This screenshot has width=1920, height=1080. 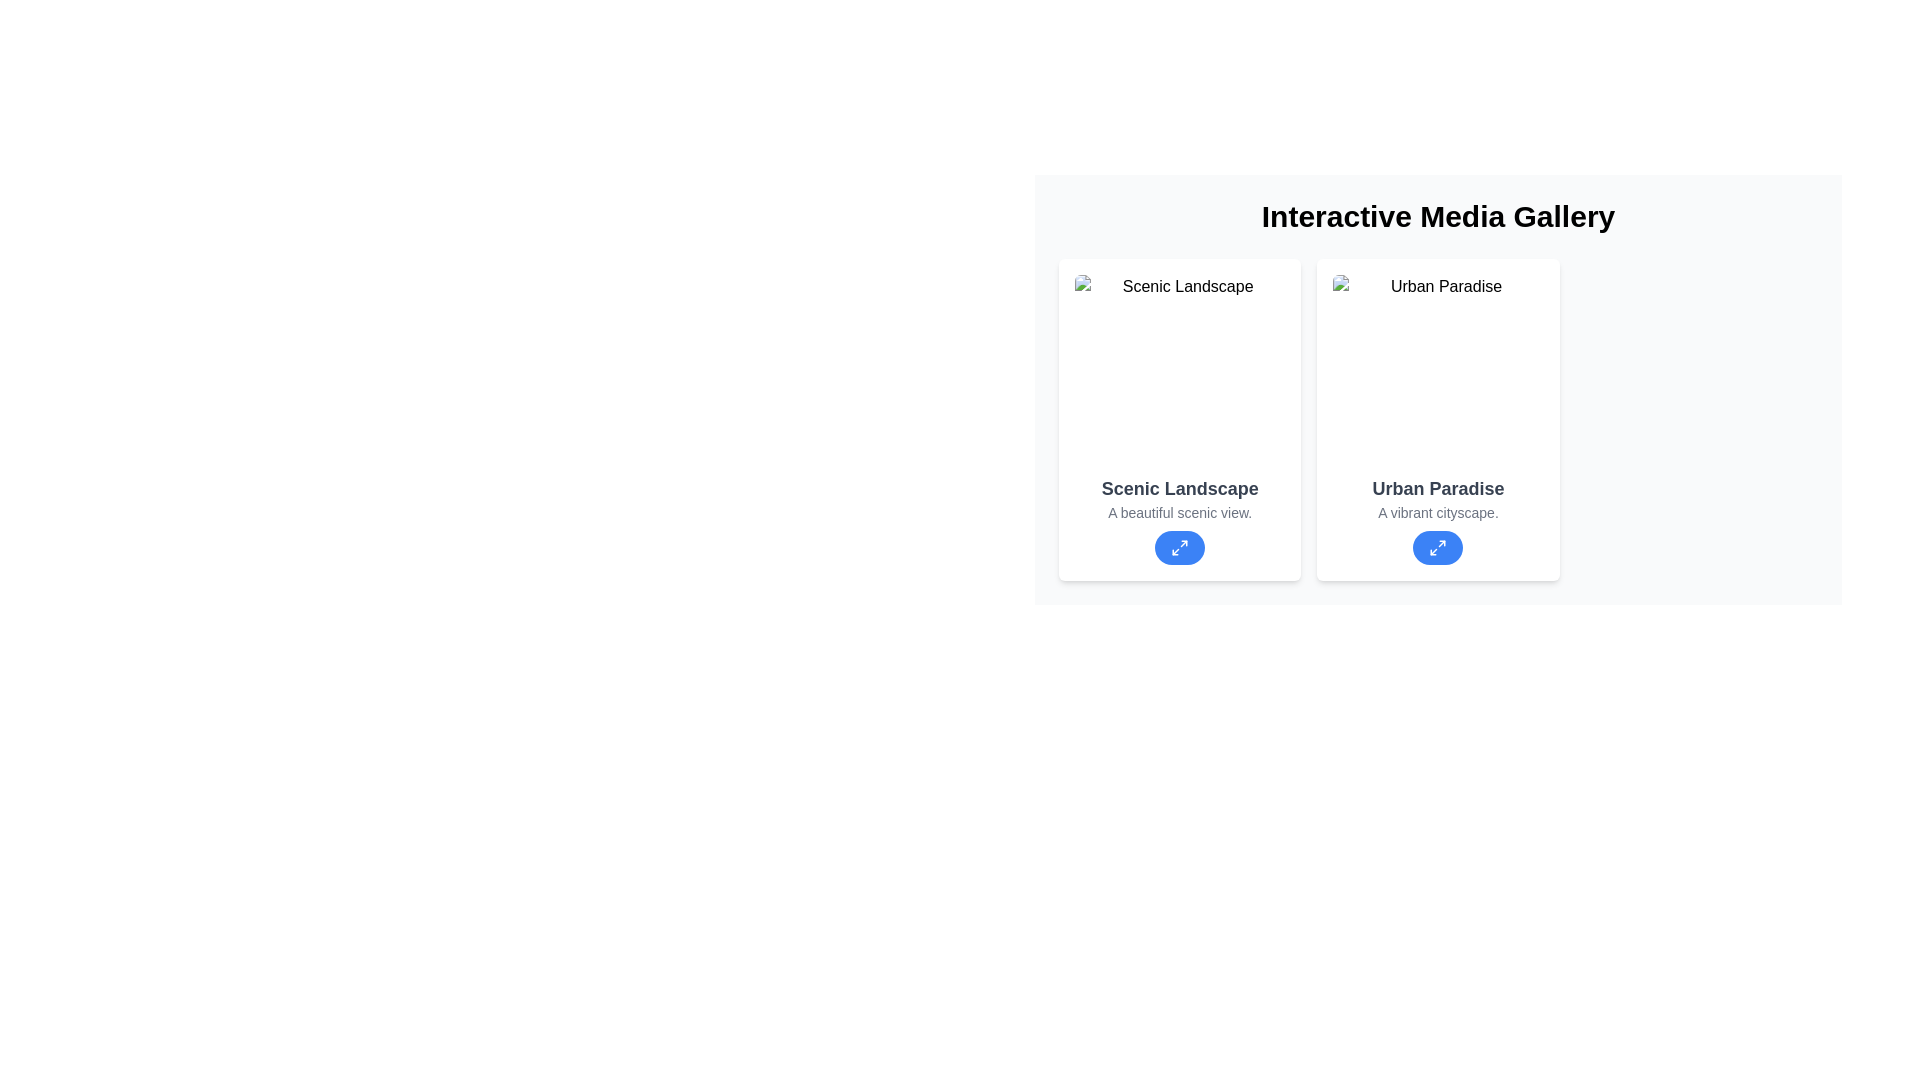 What do you see at coordinates (1437, 389) in the screenshot?
I see `the second card titled 'Urban Paradise' in the 'Interactive Media Gallery' section` at bounding box center [1437, 389].